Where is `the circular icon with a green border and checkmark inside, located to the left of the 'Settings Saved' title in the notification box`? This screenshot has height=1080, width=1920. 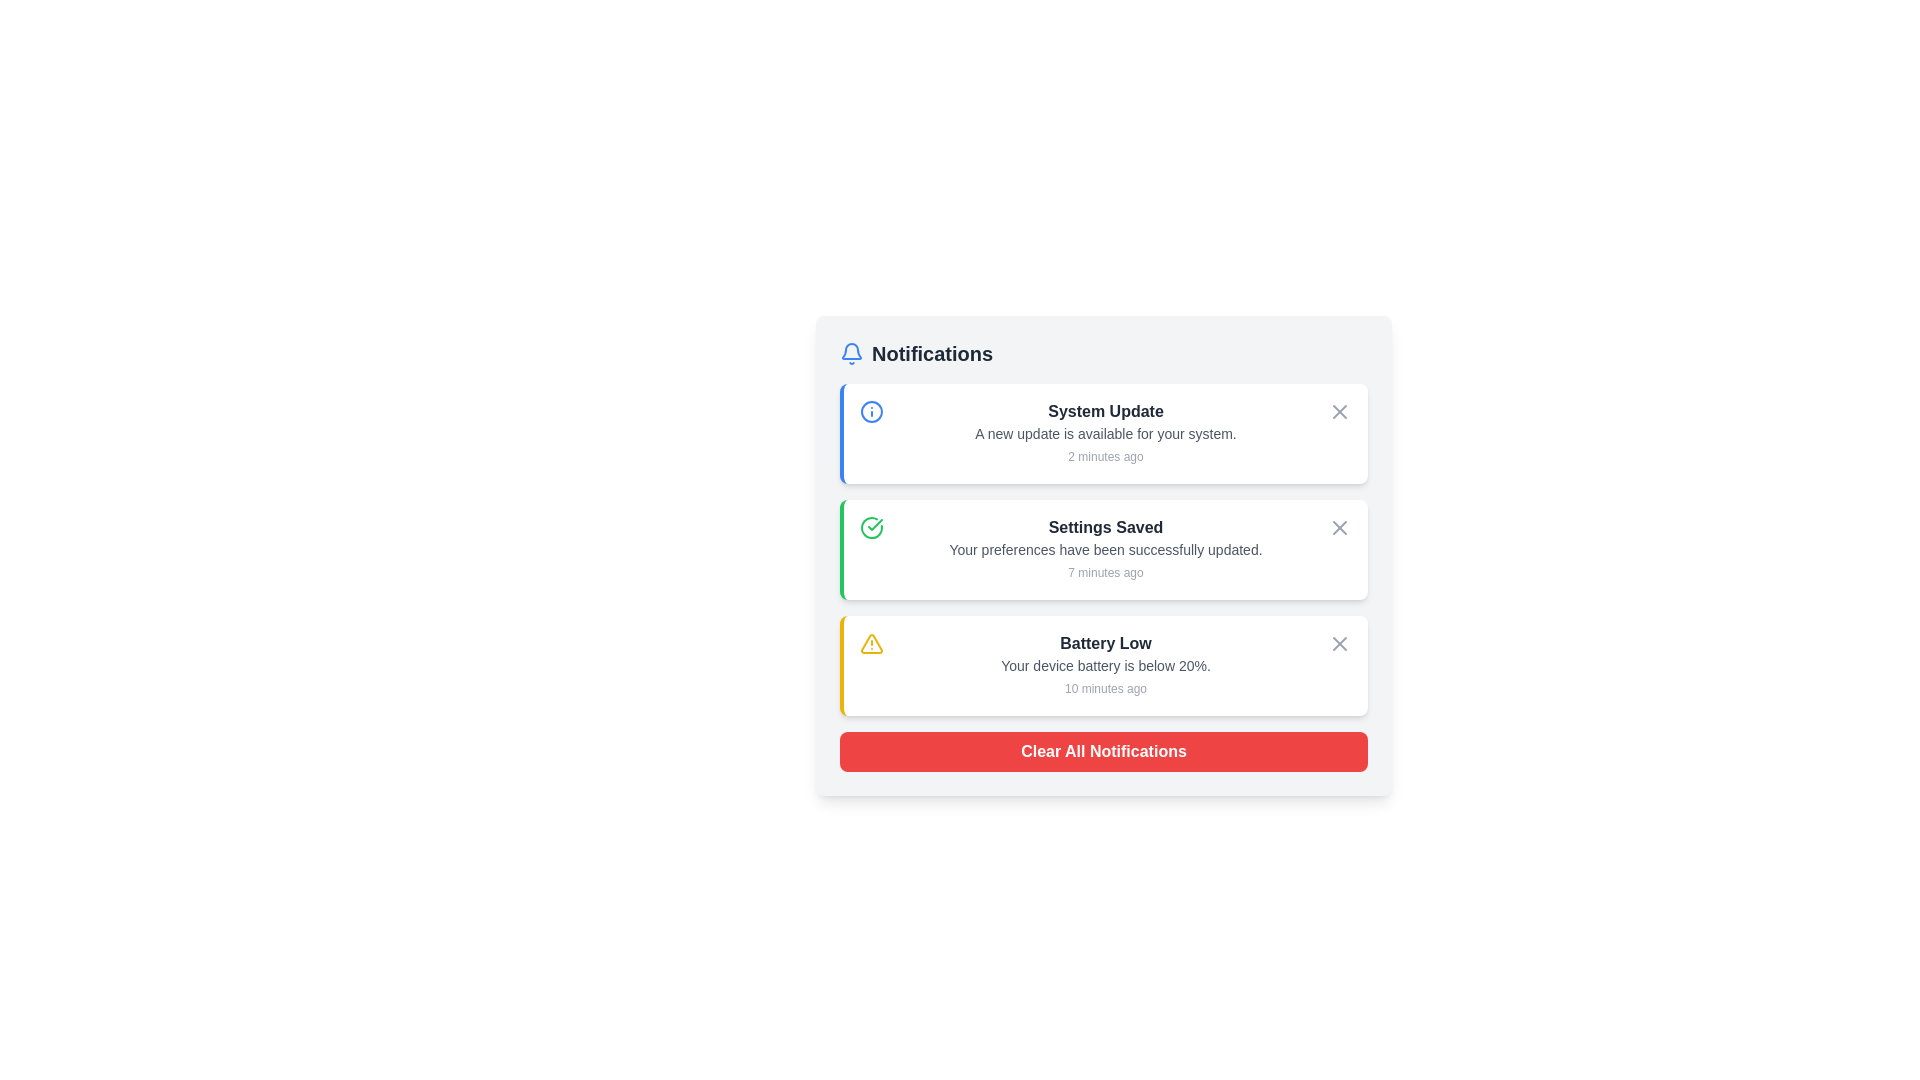
the circular icon with a green border and checkmark inside, located to the left of the 'Settings Saved' title in the notification box is located at coordinates (872, 527).